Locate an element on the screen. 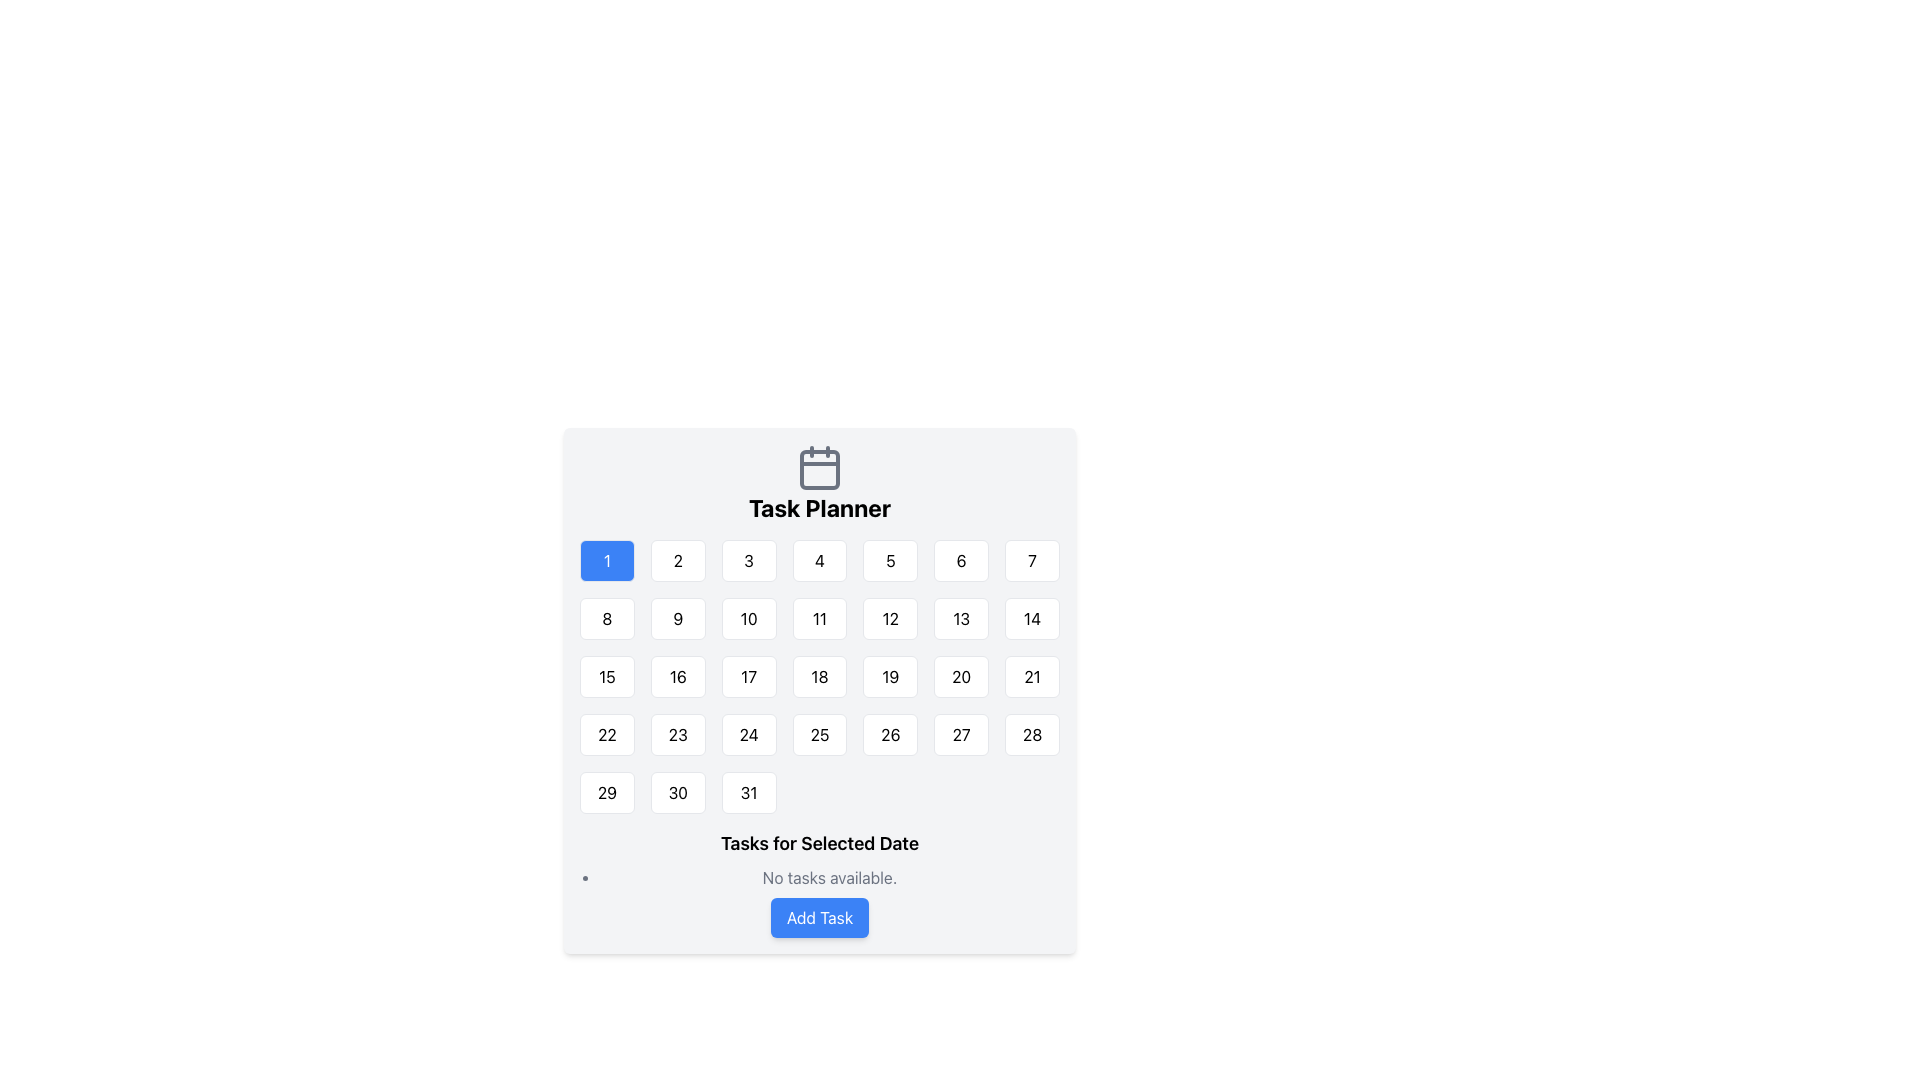 This screenshot has height=1080, width=1920. the ninth selectable button in the interactive calendar interface is located at coordinates (678, 617).